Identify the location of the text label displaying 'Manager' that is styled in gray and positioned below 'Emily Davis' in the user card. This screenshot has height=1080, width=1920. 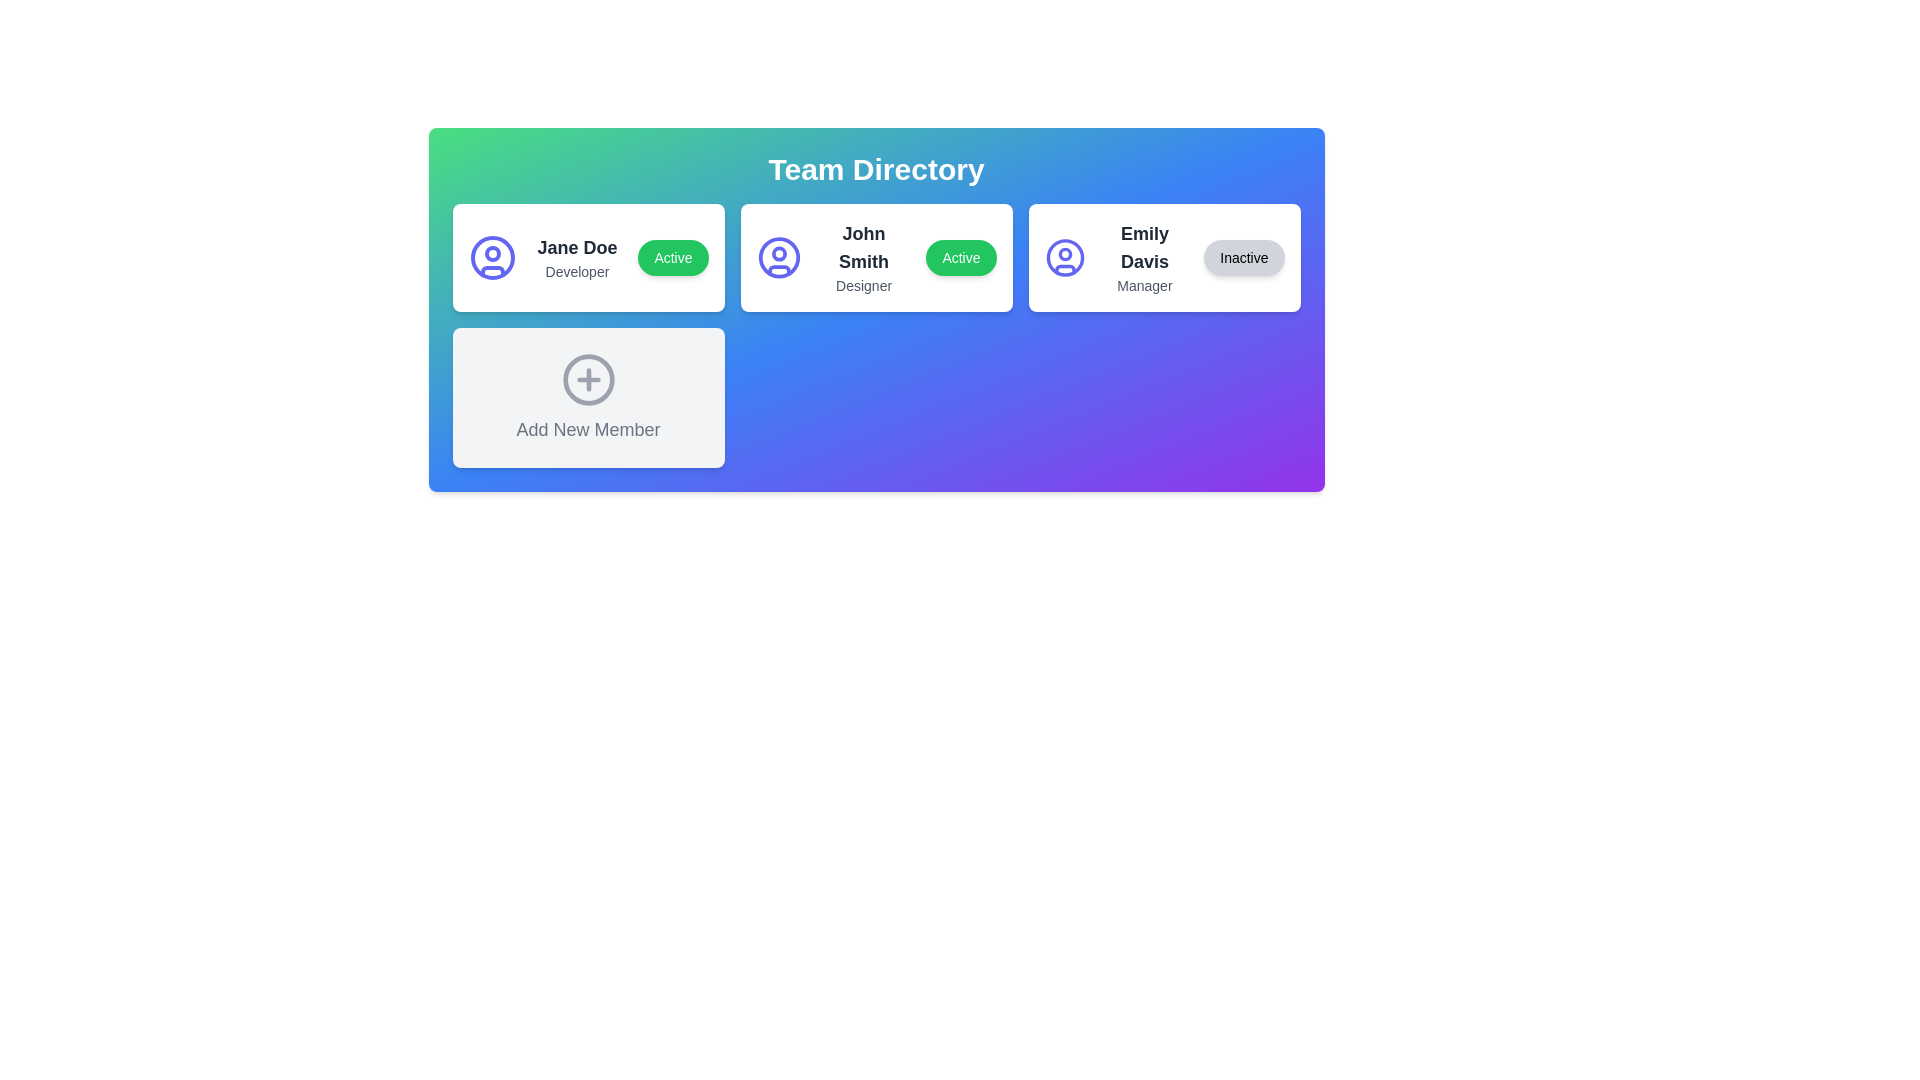
(1144, 285).